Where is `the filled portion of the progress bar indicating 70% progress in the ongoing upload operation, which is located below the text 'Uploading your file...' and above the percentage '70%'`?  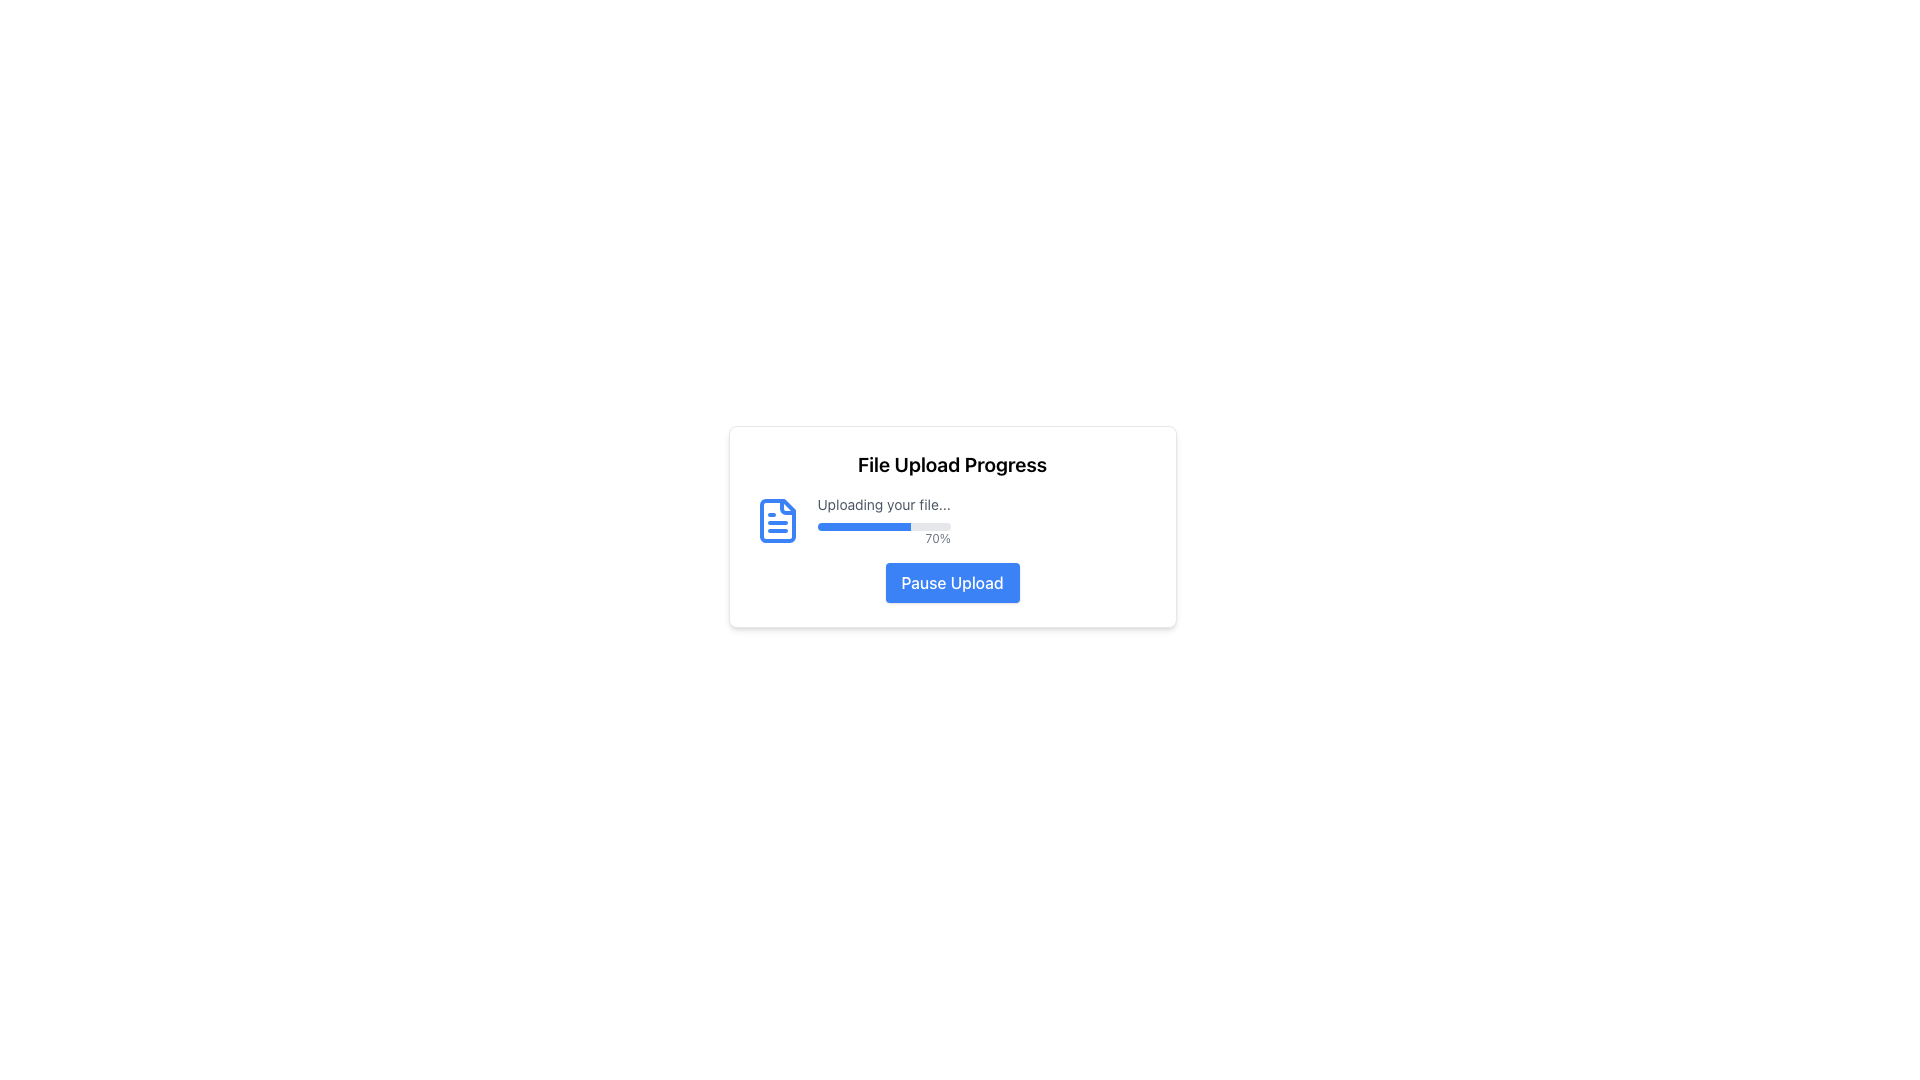
the filled portion of the progress bar indicating 70% progress in the ongoing upload operation, which is located below the text 'Uploading your file...' and above the percentage '70%' is located at coordinates (864, 526).